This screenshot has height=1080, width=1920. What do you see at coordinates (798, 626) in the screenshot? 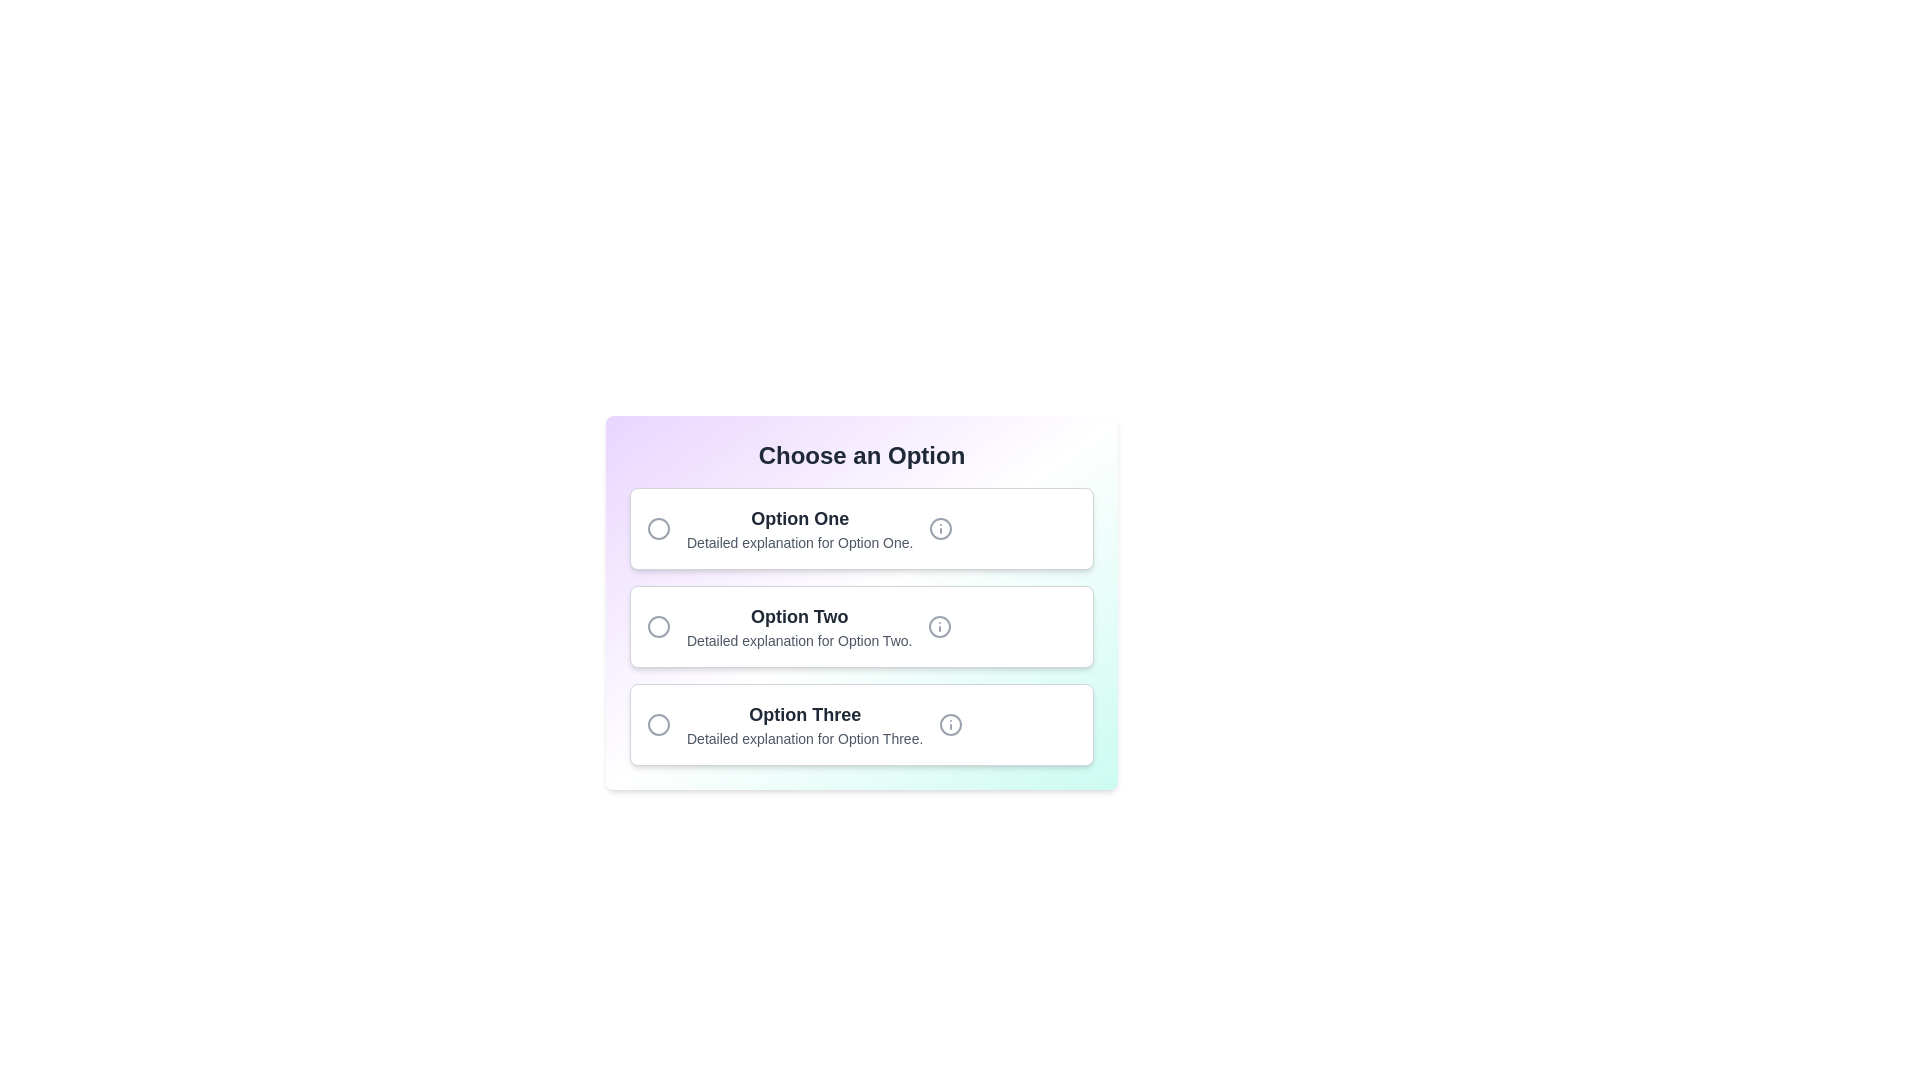
I see `the static content element displaying 'Option Two' with its description 'Detailed explanation for Option Two'` at bounding box center [798, 626].